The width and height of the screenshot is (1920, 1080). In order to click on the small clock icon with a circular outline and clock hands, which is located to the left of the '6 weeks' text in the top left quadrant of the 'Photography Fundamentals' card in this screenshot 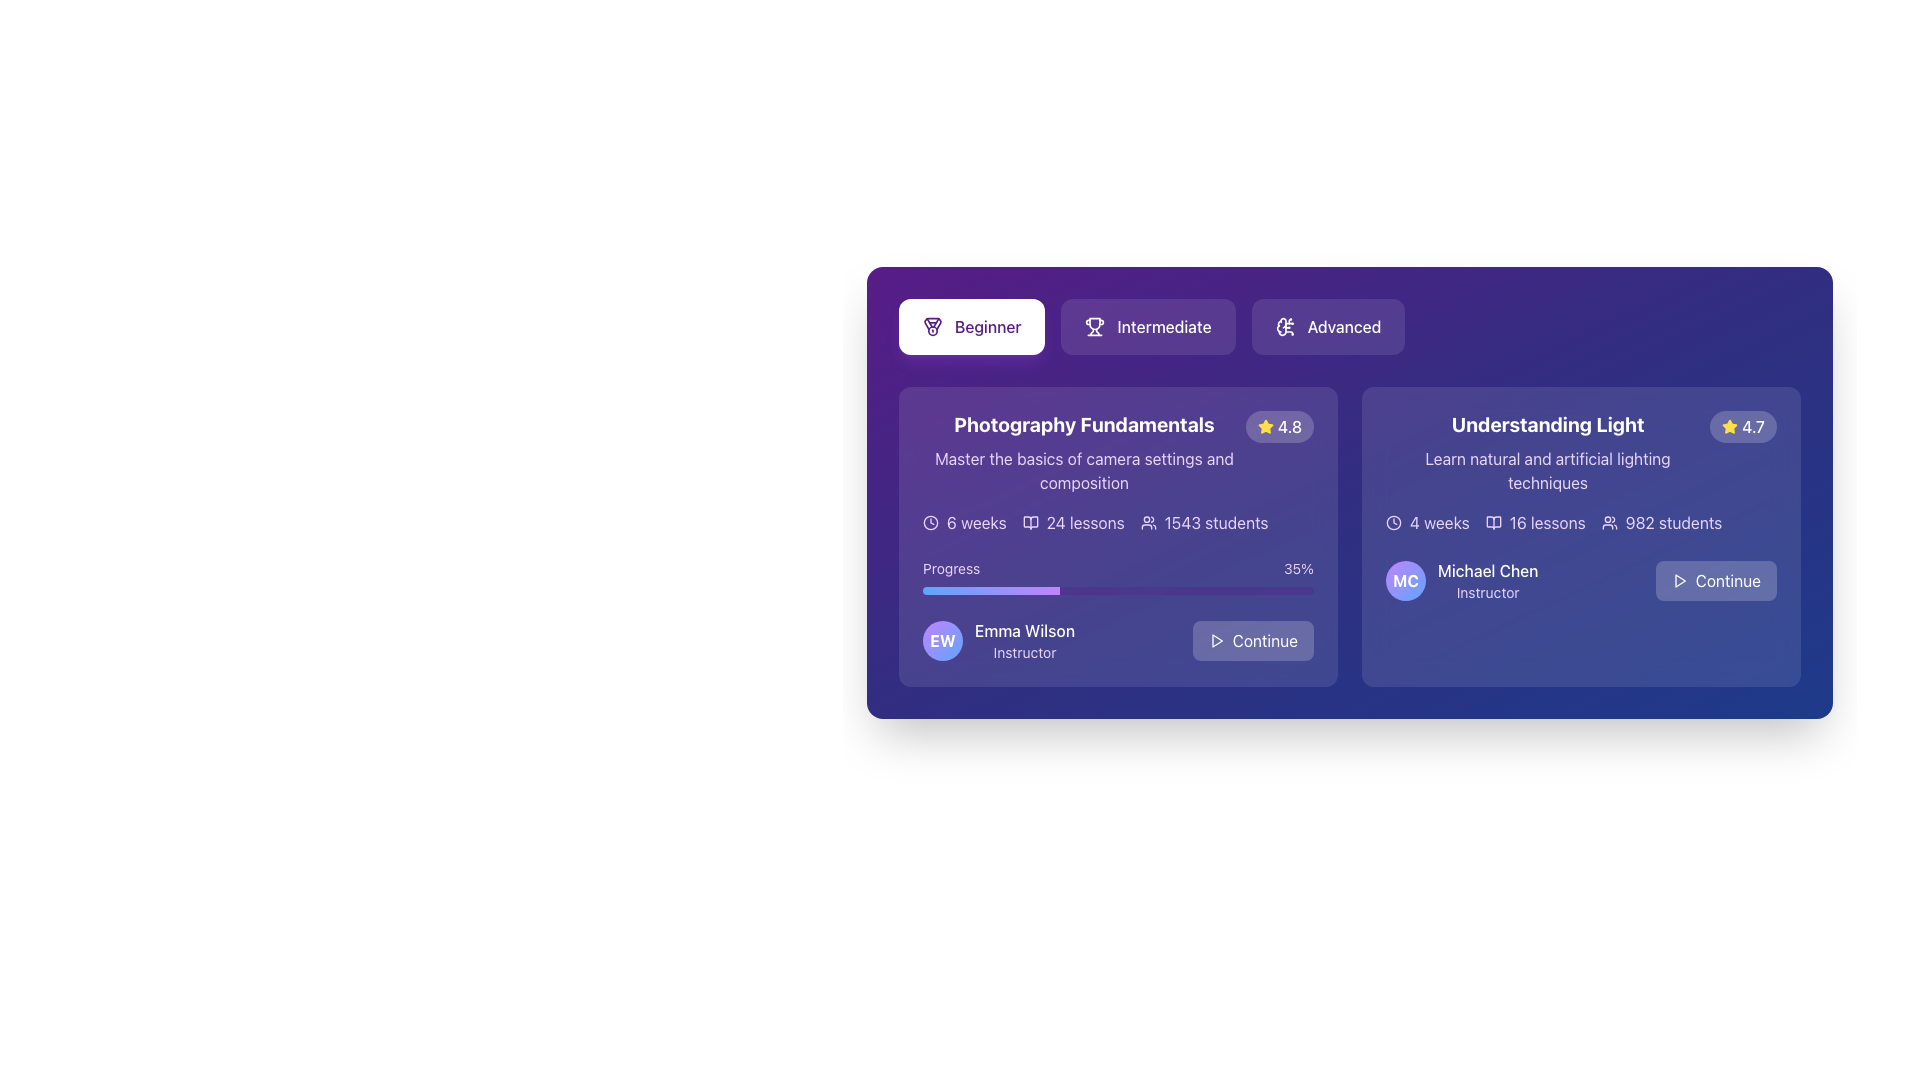, I will do `click(930, 522)`.